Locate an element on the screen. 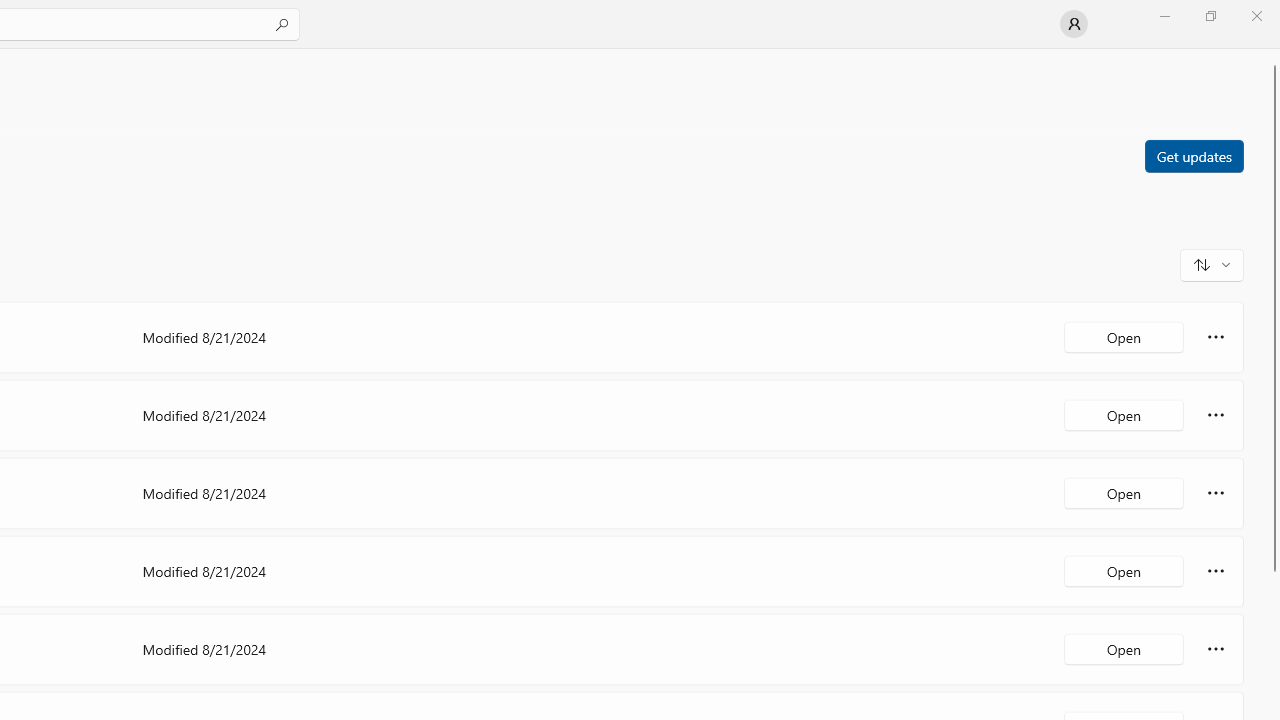 This screenshot has width=1280, height=720. 'Get updates' is located at coordinates (1193, 154).